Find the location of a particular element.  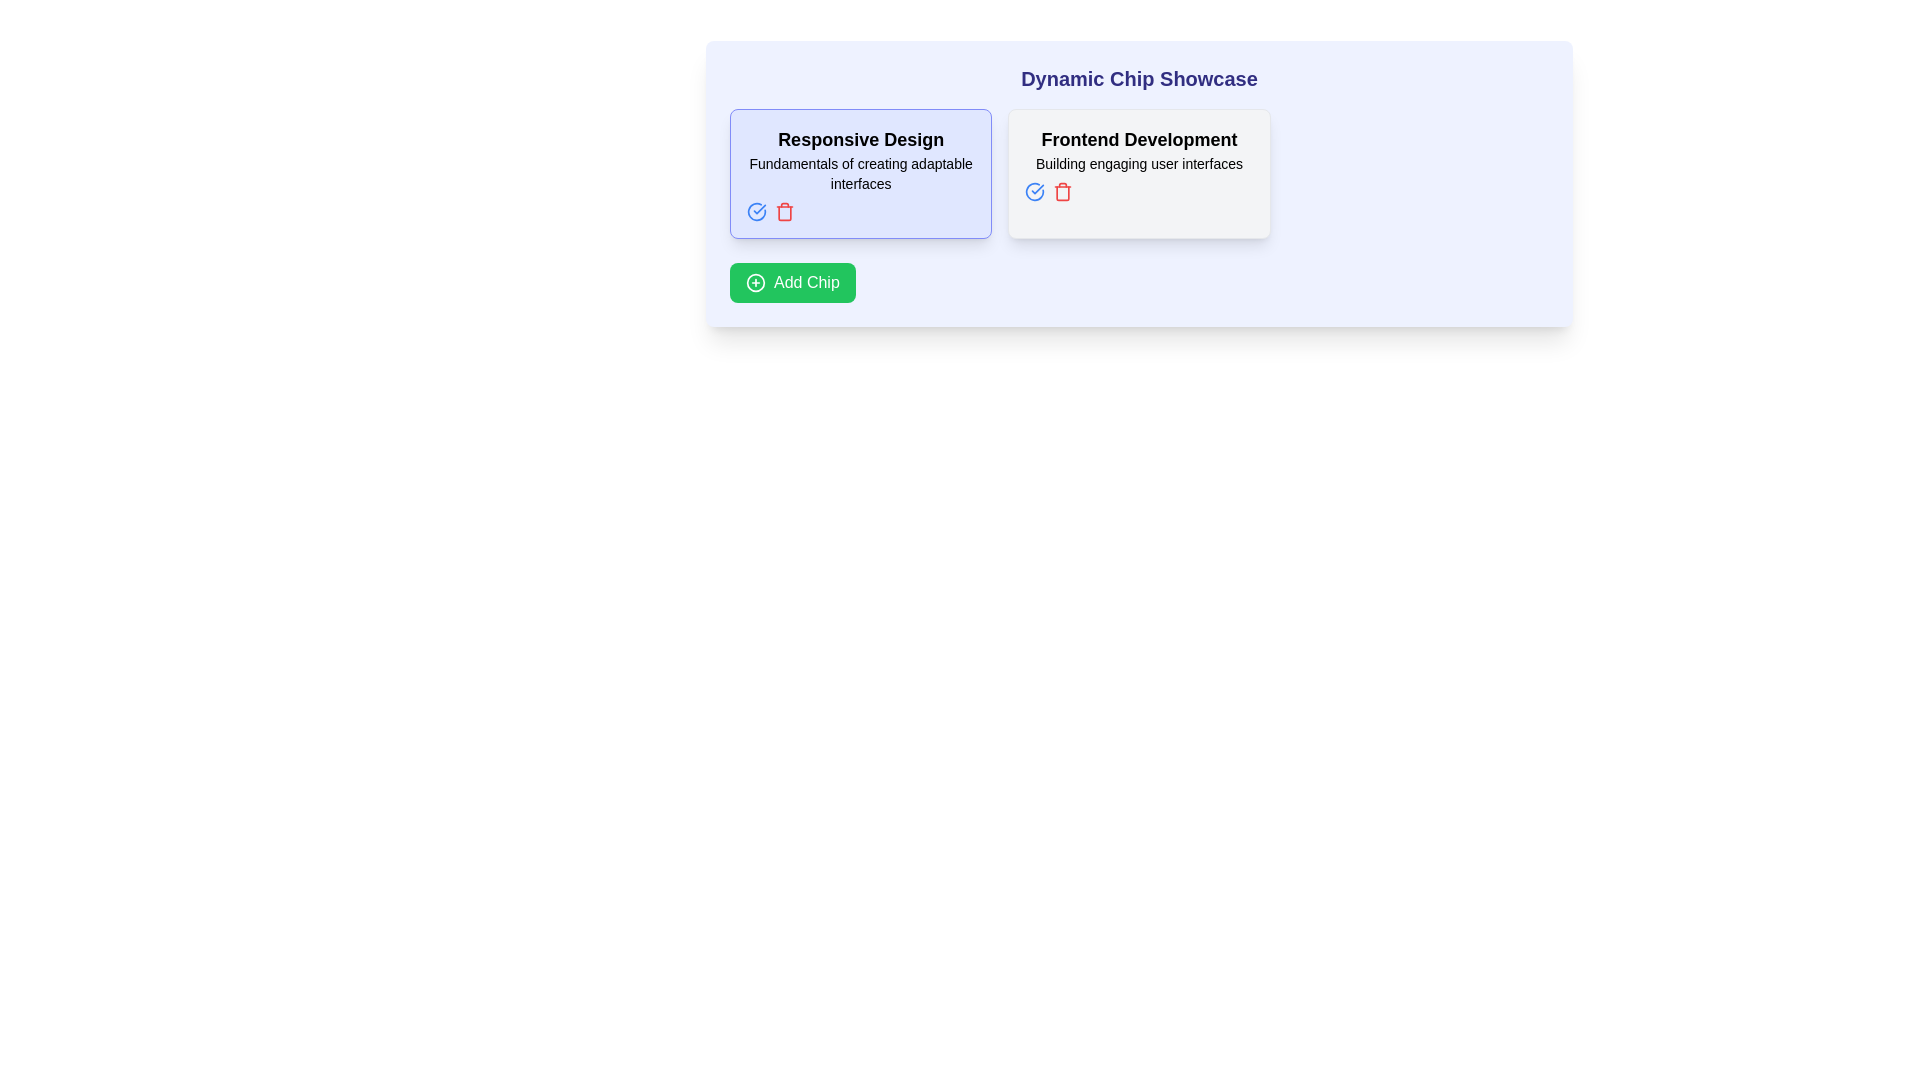

the circular icon with a plus sign in the center of the green 'Add Chip' button located at the bottom-left corner of the card-like interface is located at coordinates (754, 282).